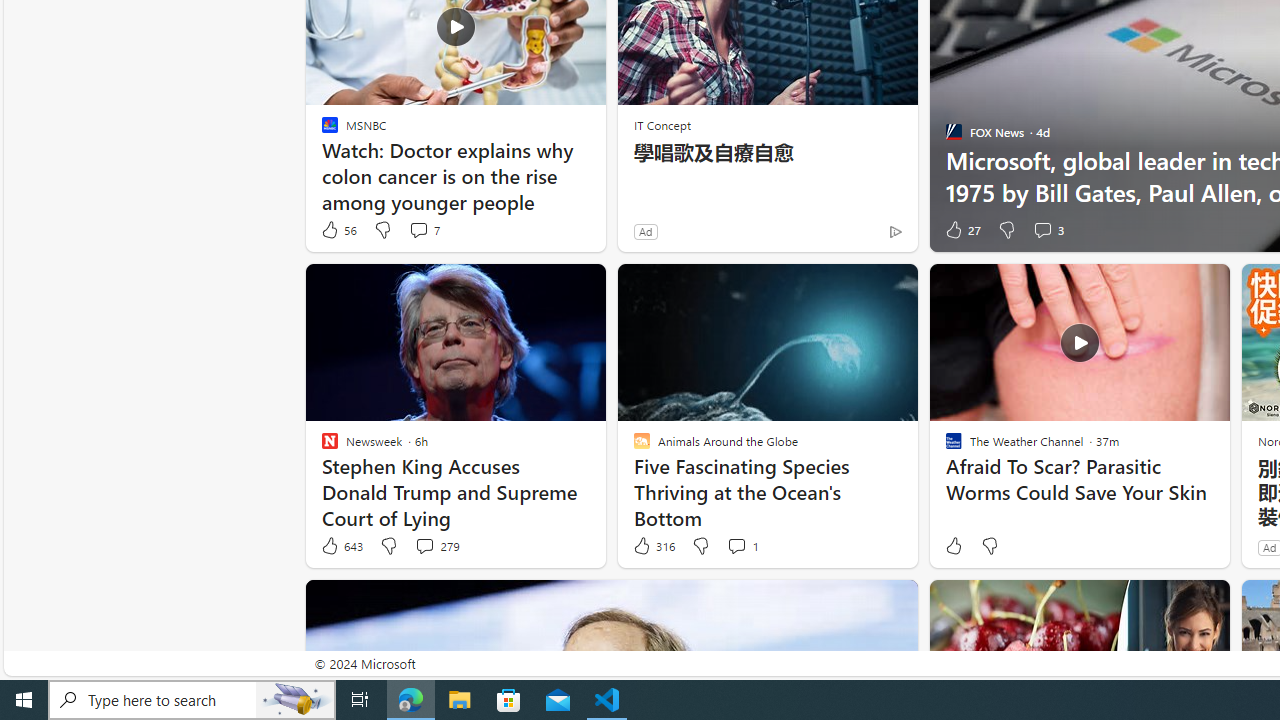 The height and width of the screenshot is (720, 1280). What do you see at coordinates (1041, 229) in the screenshot?
I see `'View comments 3 Comment'` at bounding box center [1041, 229].